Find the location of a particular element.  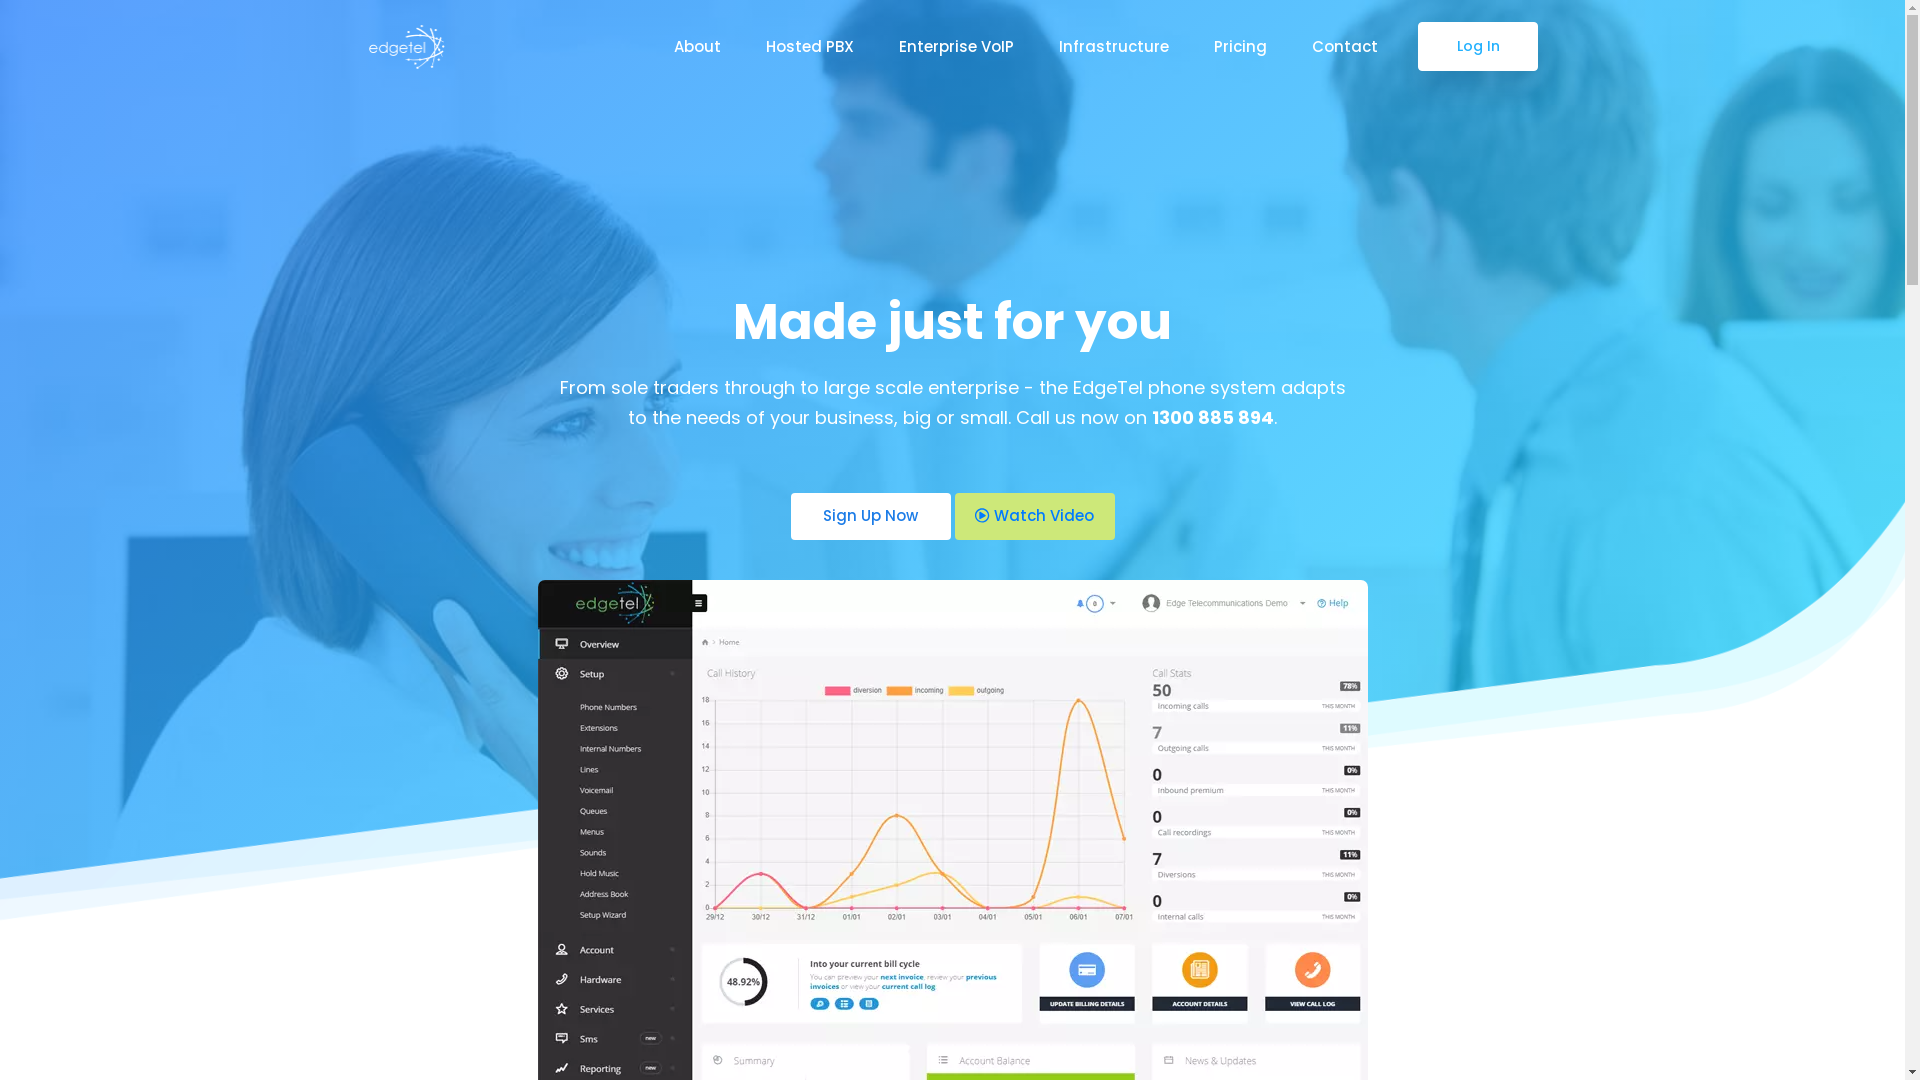

'Contact' is located at coordinates (1344, 45).